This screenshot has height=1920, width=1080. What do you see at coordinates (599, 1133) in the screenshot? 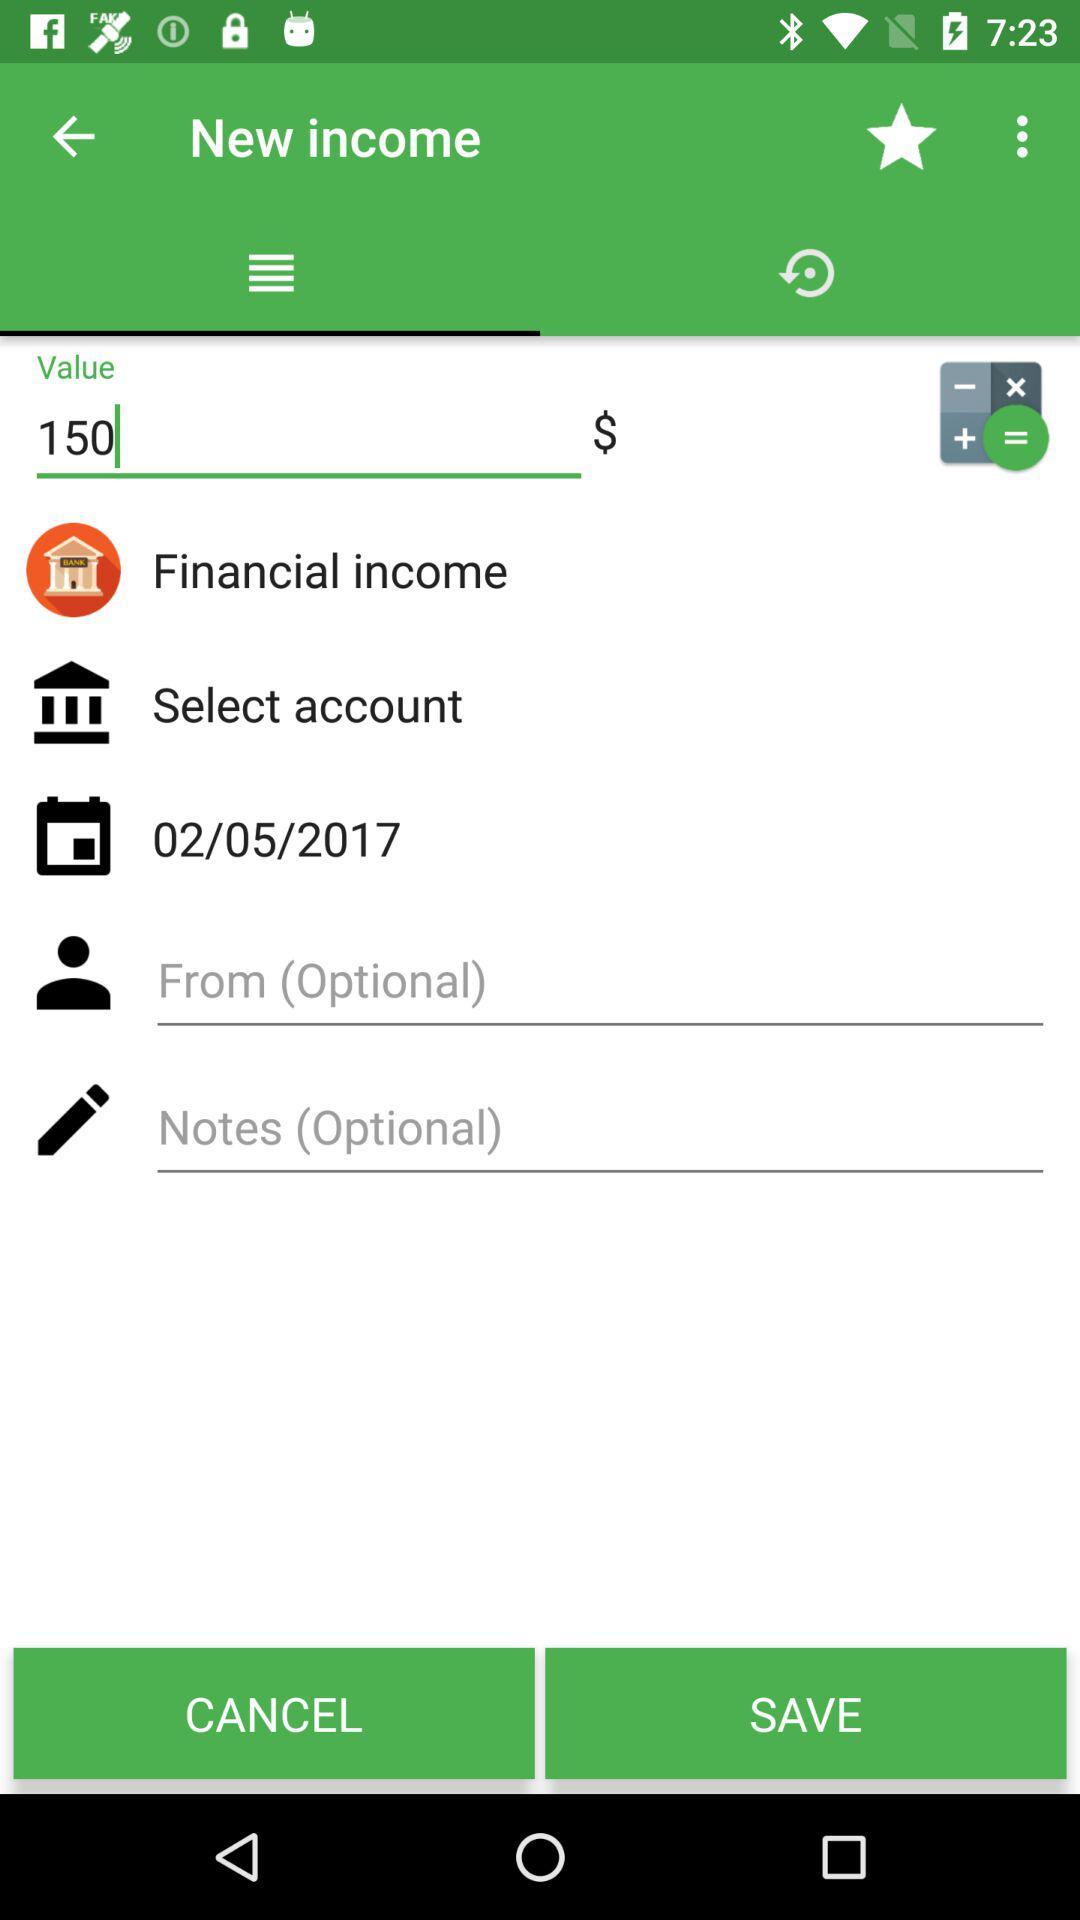
I see `write notes` at bounding box center [599, 1133].